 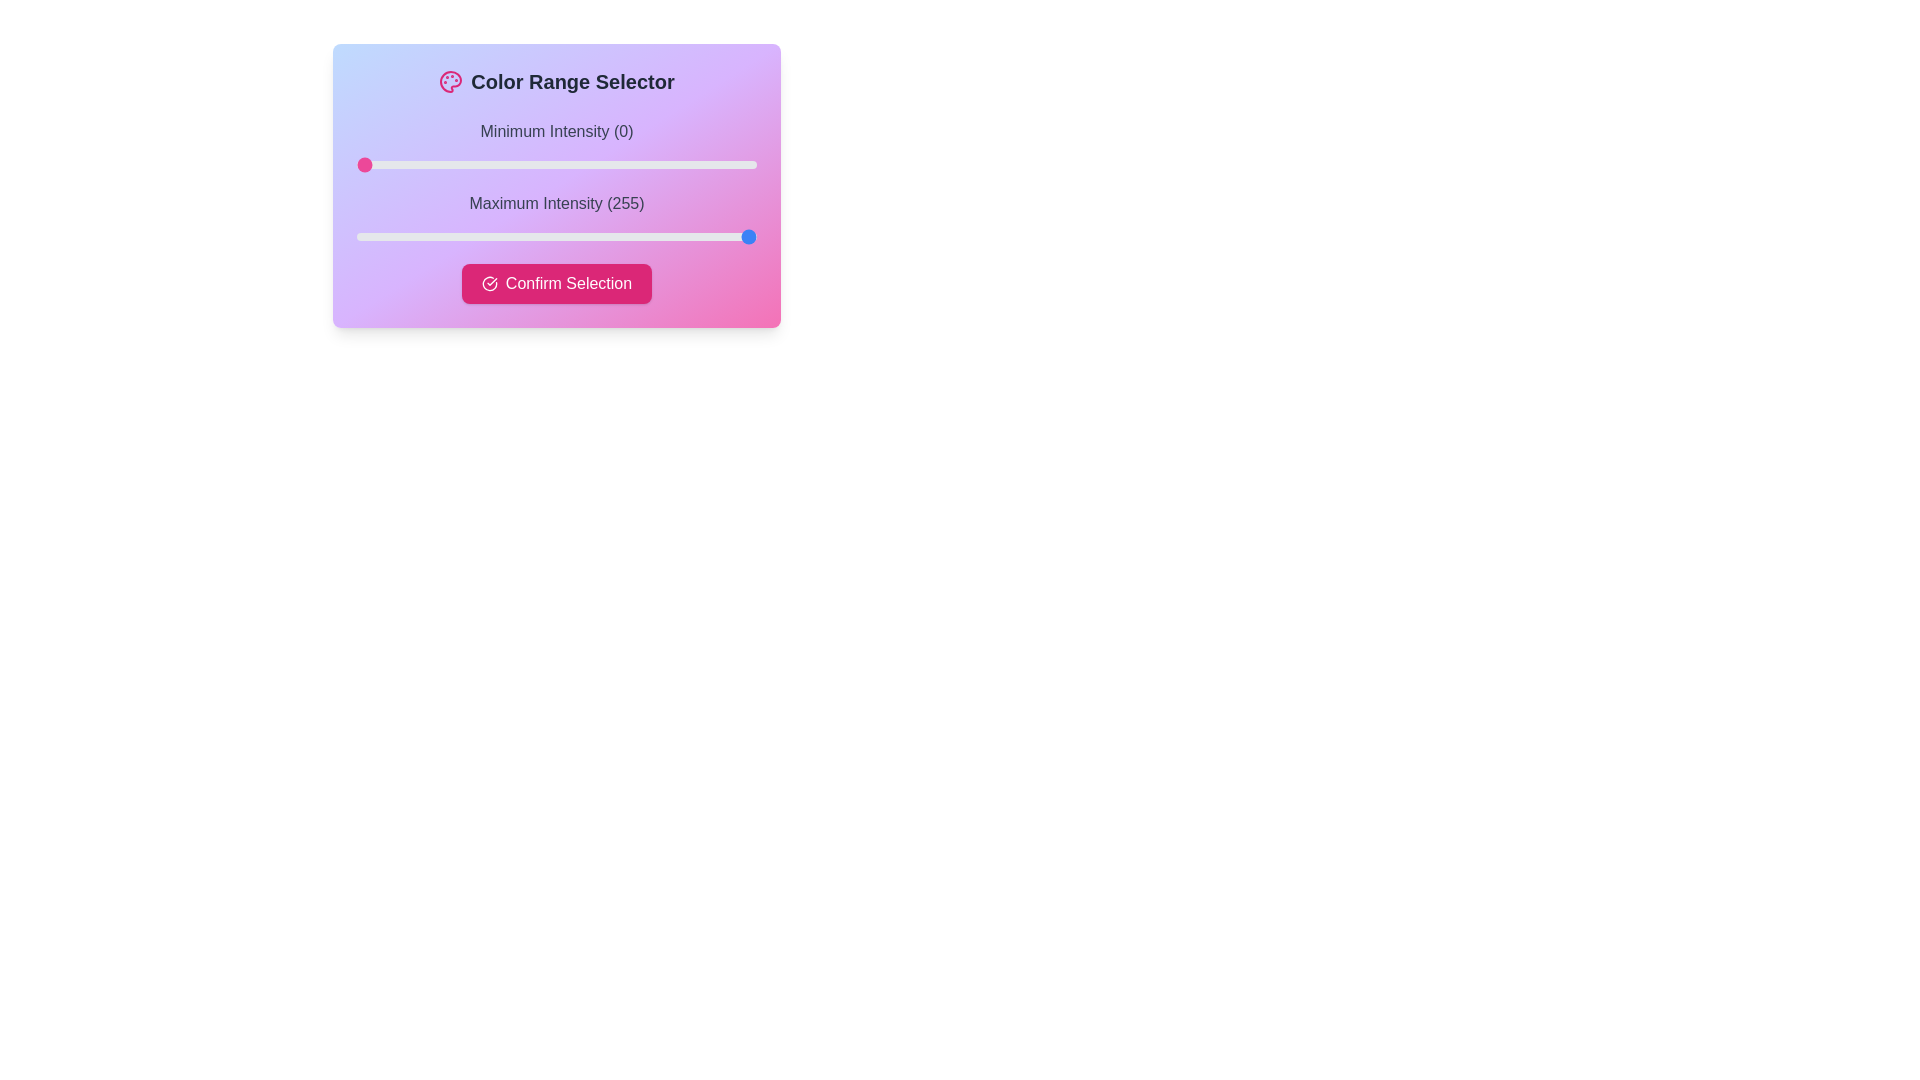 What do you see at coordinates (648, 164) in the screenshot?
I see `the slider to set the intensity to 186` at bounding box center [648, 164].